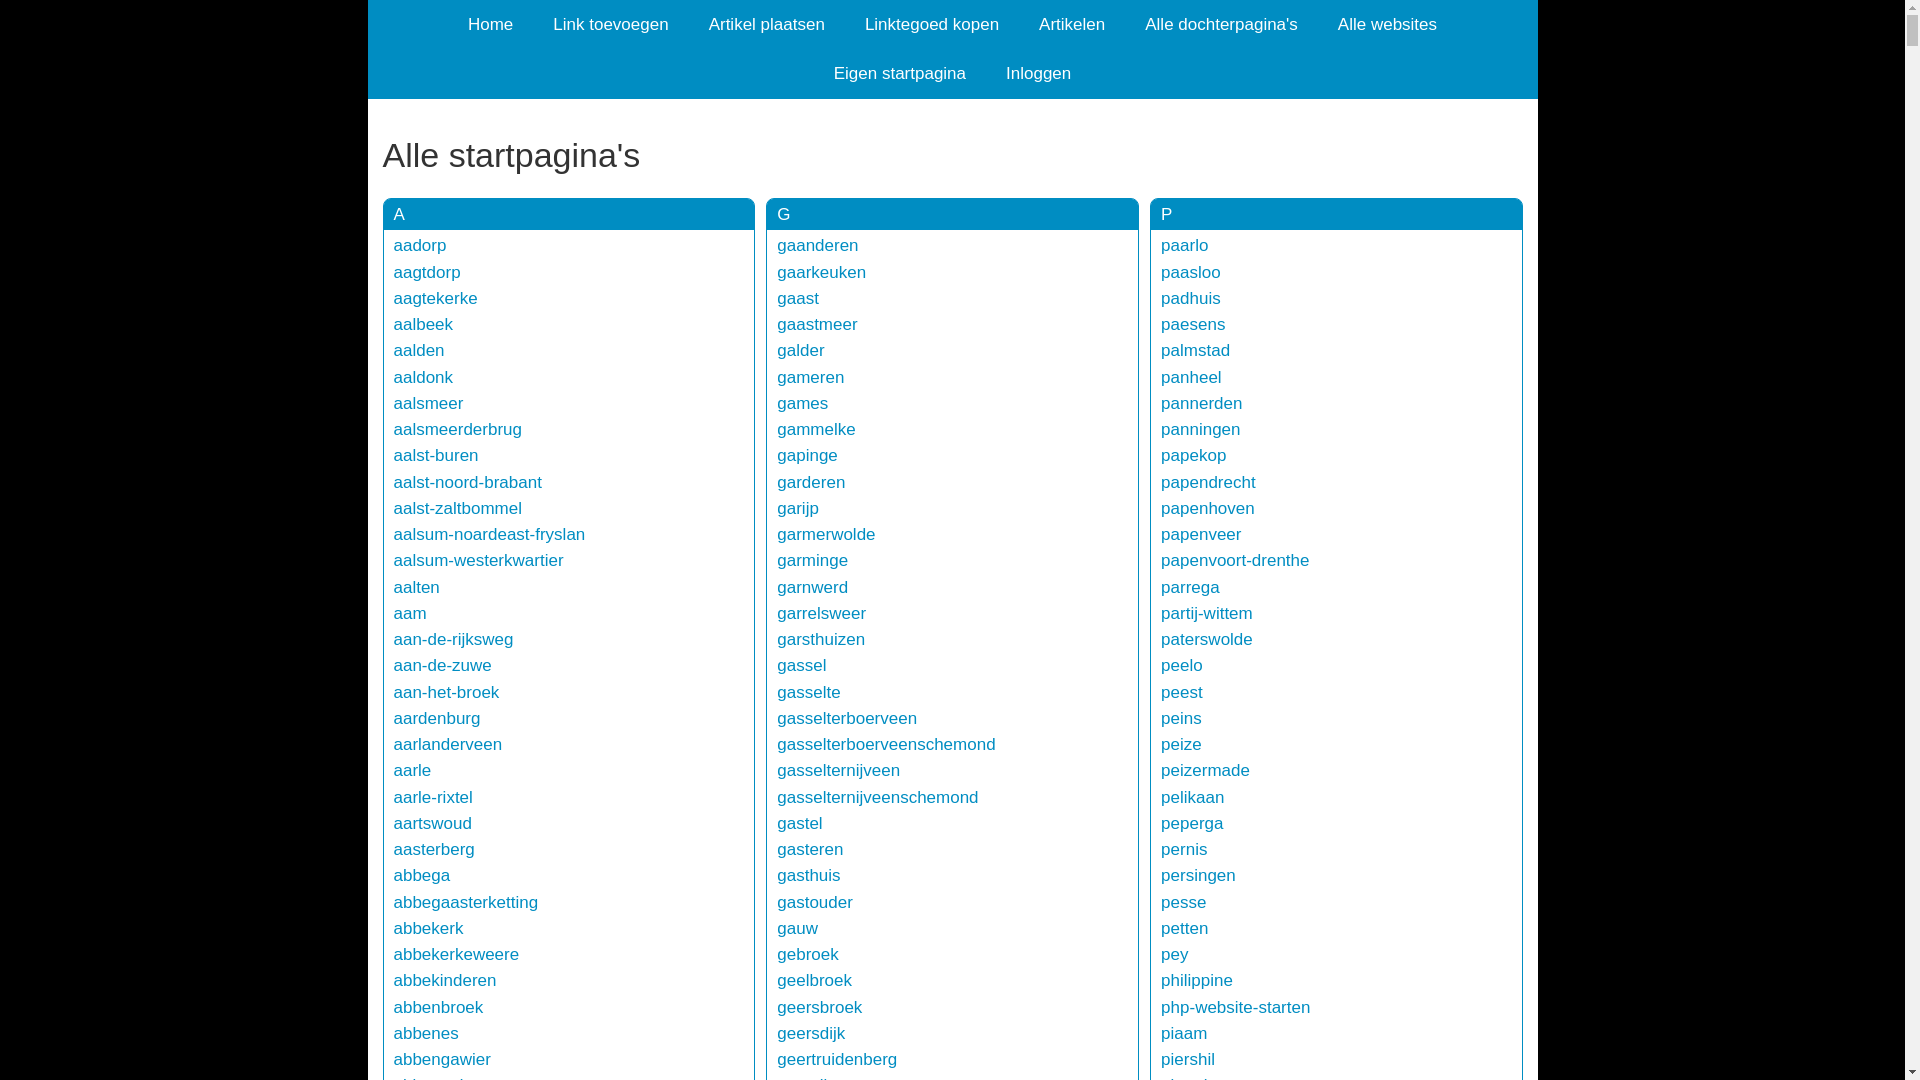 The image size is (1920, 1080). What do you see at coordinates (899, 72) in the screenshot?
I see `'Eigen startpagina'` at bounding box center [899, 72].